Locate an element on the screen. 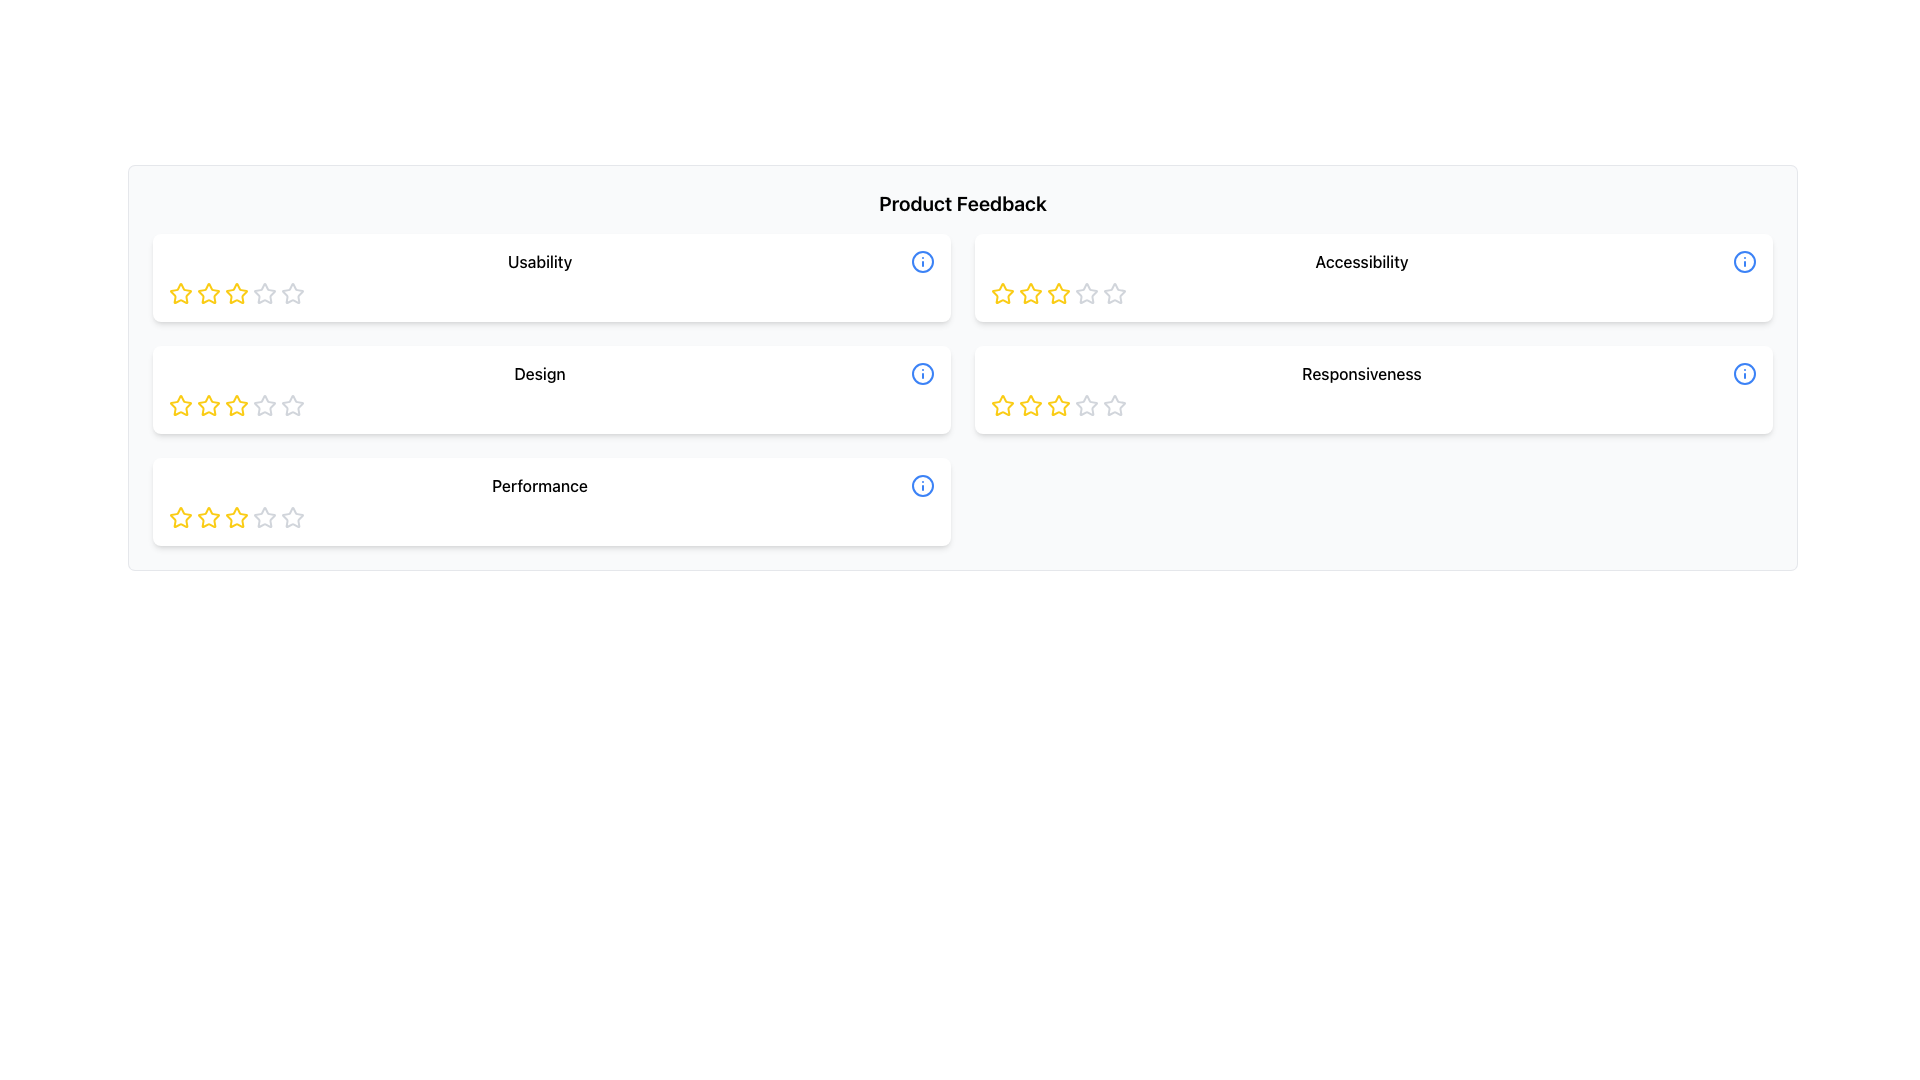 This screenshot has height=1080, width=1920. the second yellow star-shaped rating icon in the Accessibility section to visualize hover effects is located at coordinates (1031, 293).